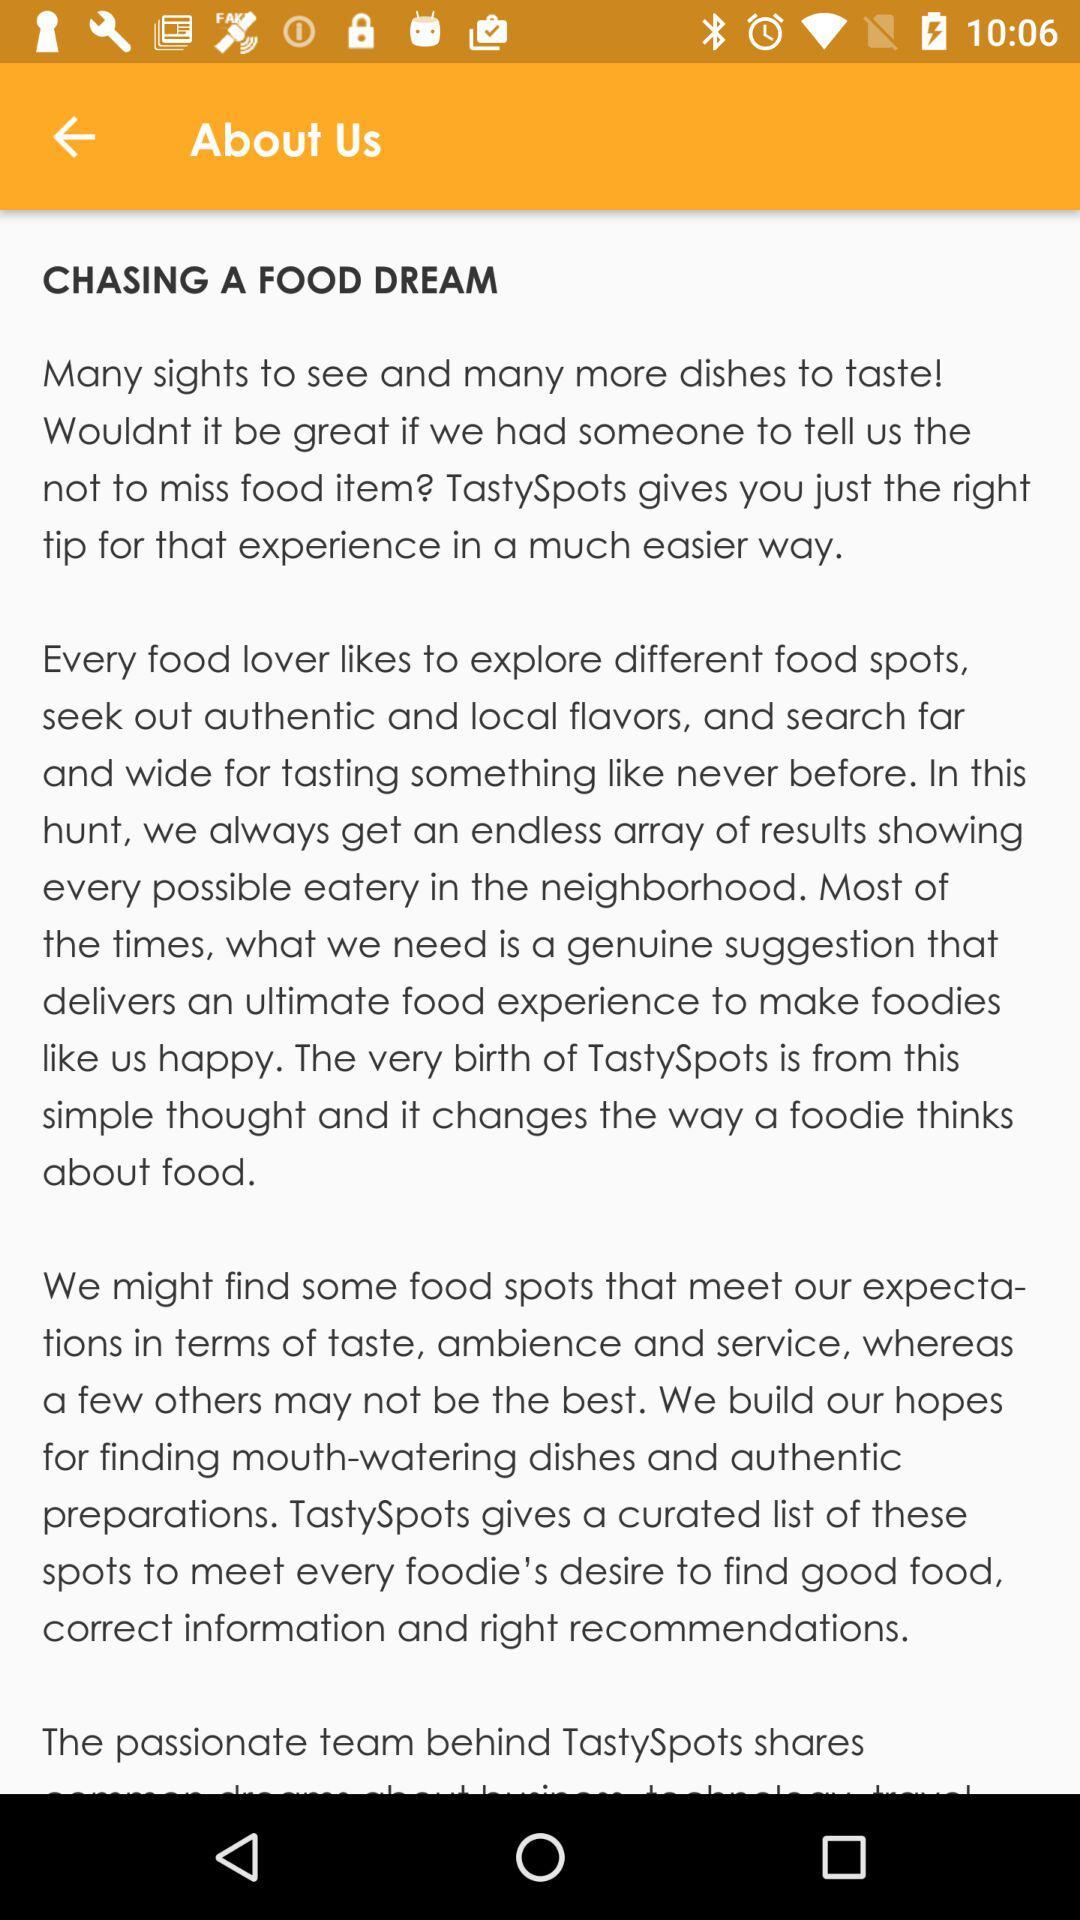 The width and height of the screenshot is (1080, 1920). What do you see at coordinates (72, 135) in the screenshot?
I see `item above chasing a food icon` at bounding box center [72, 135].